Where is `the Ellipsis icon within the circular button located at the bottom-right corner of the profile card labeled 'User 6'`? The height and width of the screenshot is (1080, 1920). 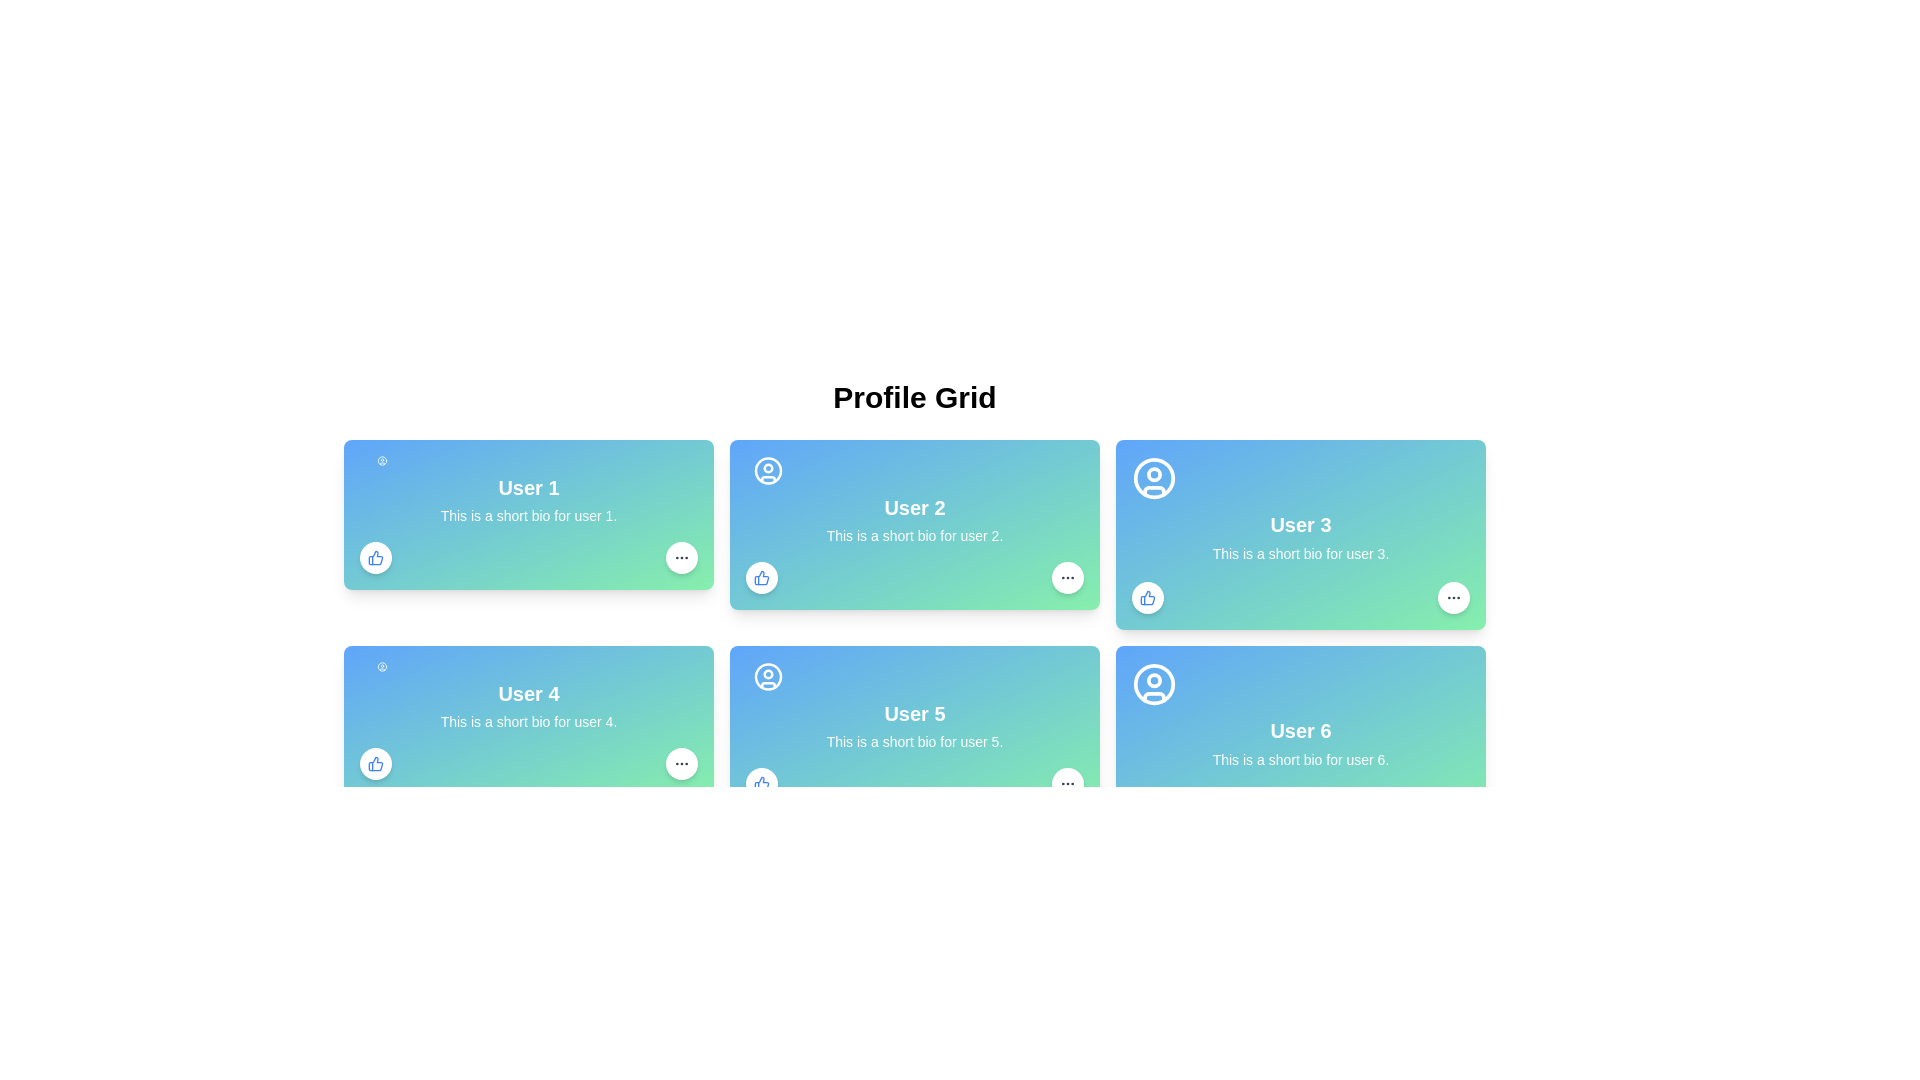 the Ellipsis icon within the circular button located at the bottom-right corner of the profile card labeled 'User 6' is located at coordinates (1067, 782).